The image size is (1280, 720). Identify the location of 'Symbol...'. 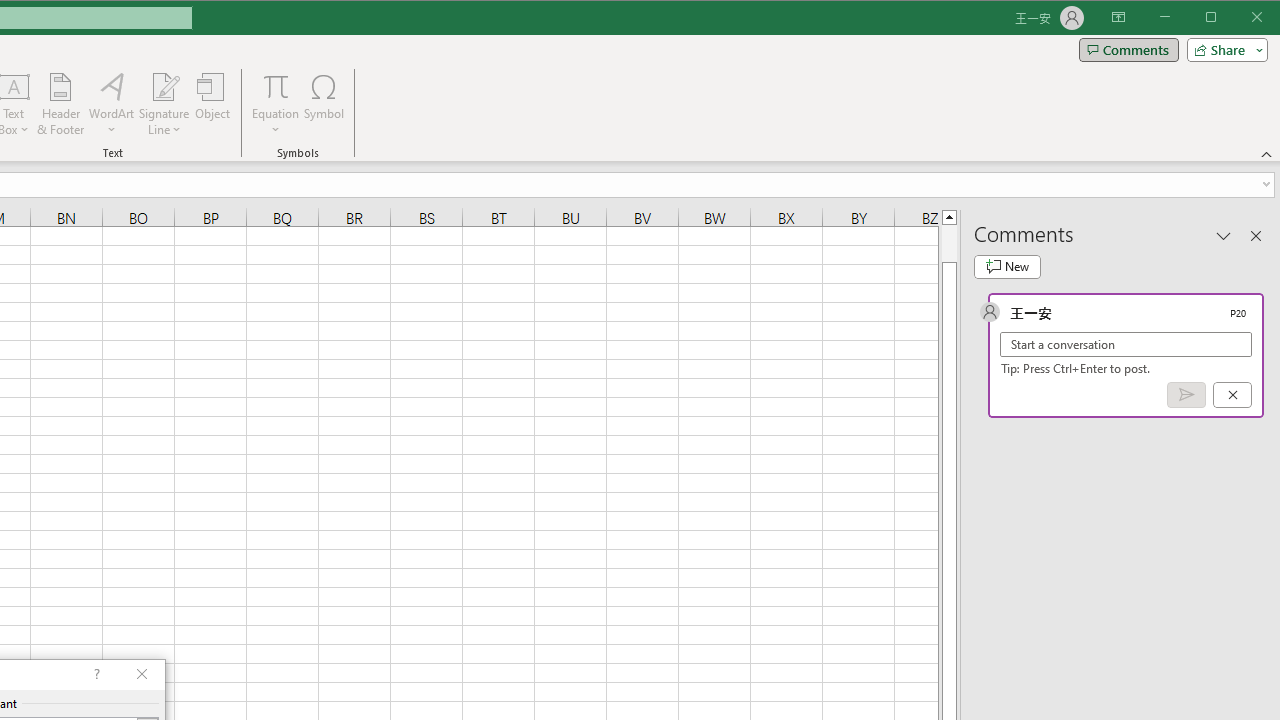
(324, 104).